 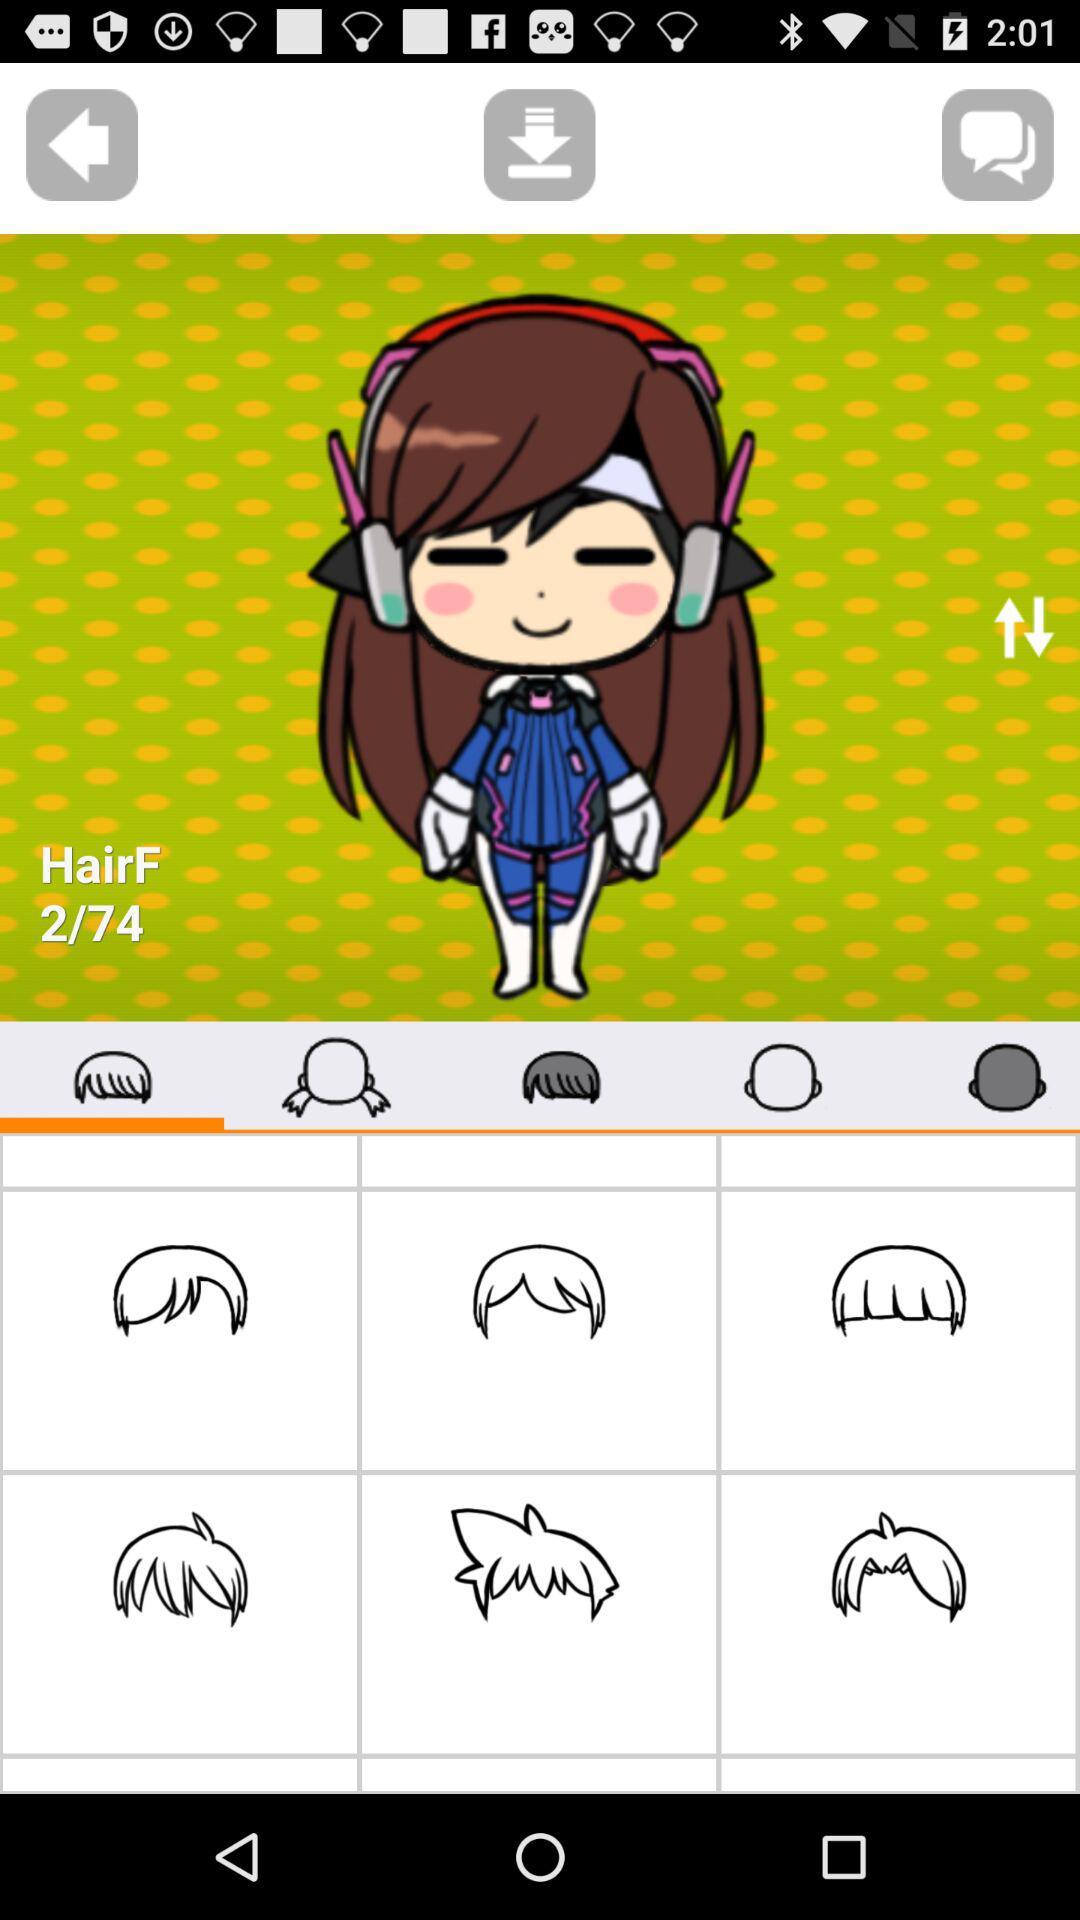 What do you see at coordinates (538, 154) in the screenshot?
I see `the file_download icon` at bounding box center [538, 154].